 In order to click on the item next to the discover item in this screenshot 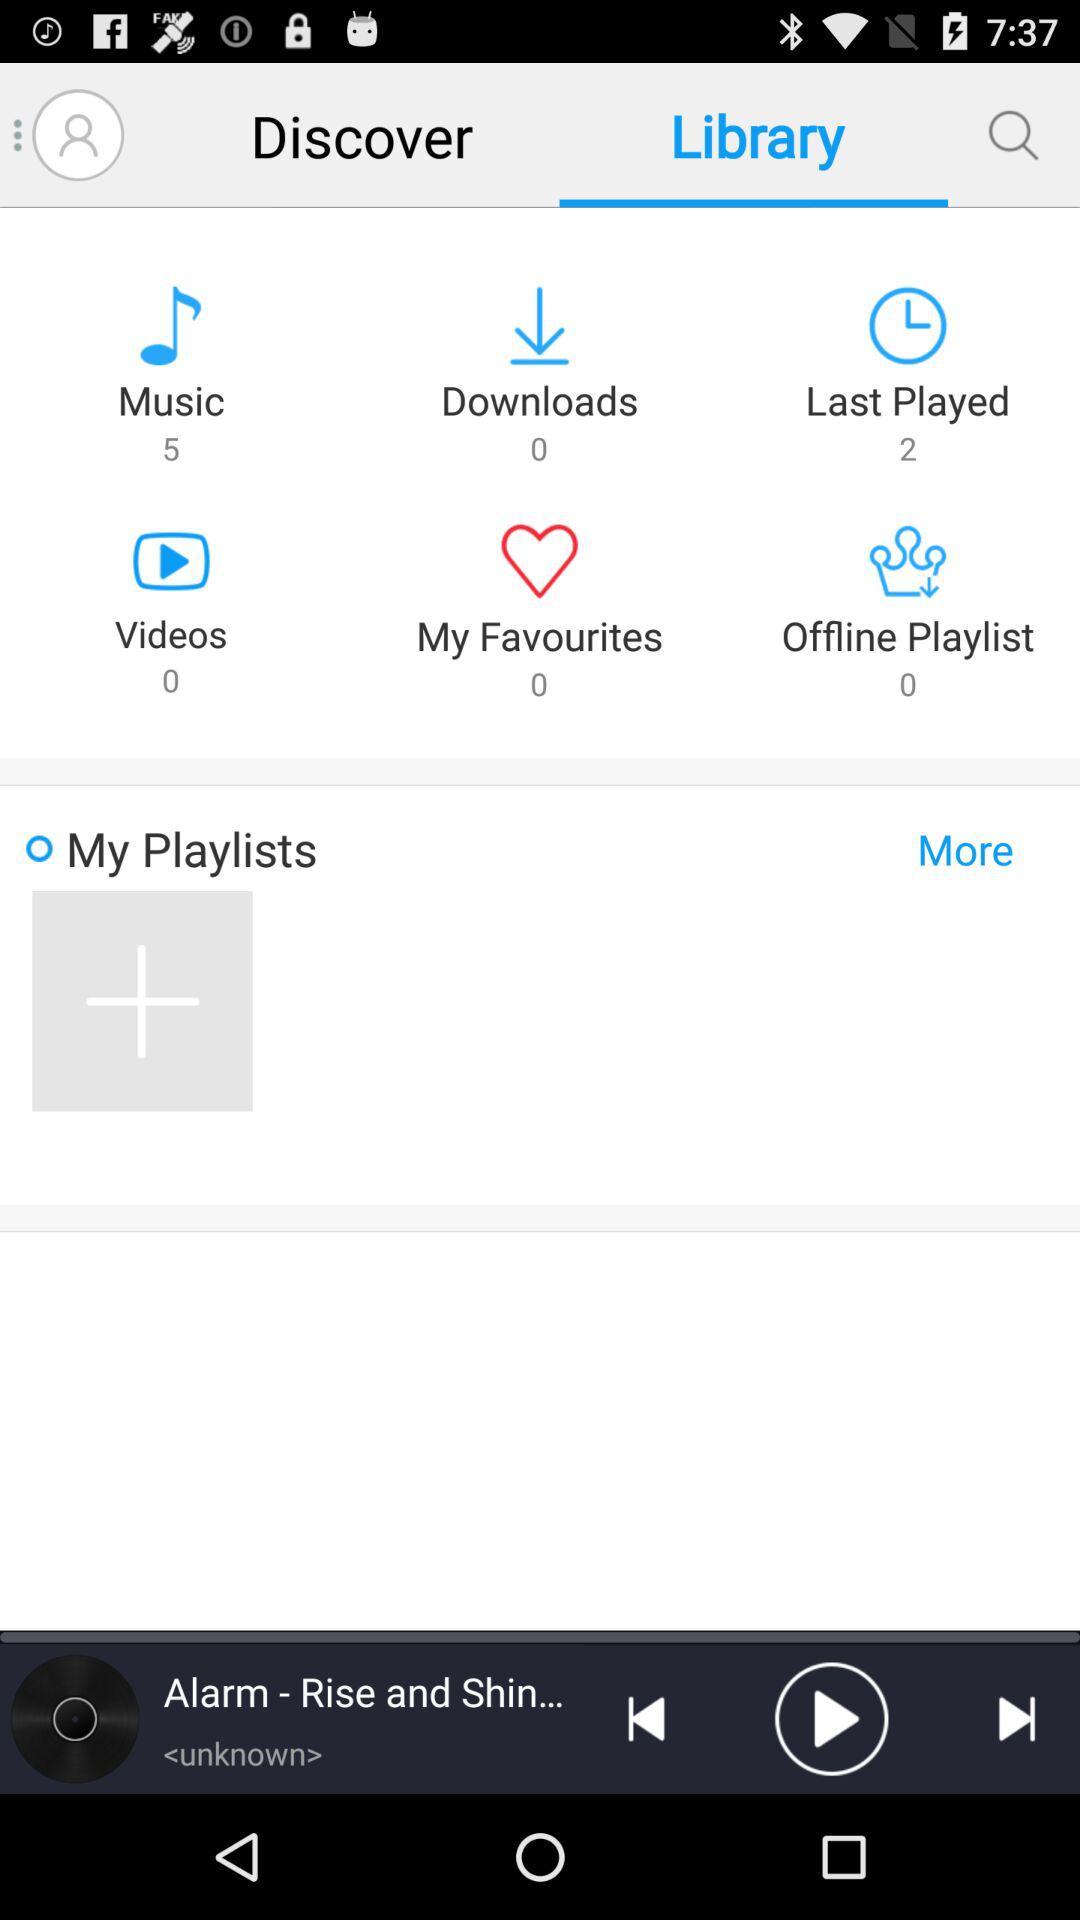, I will do `click(77, 134)`.